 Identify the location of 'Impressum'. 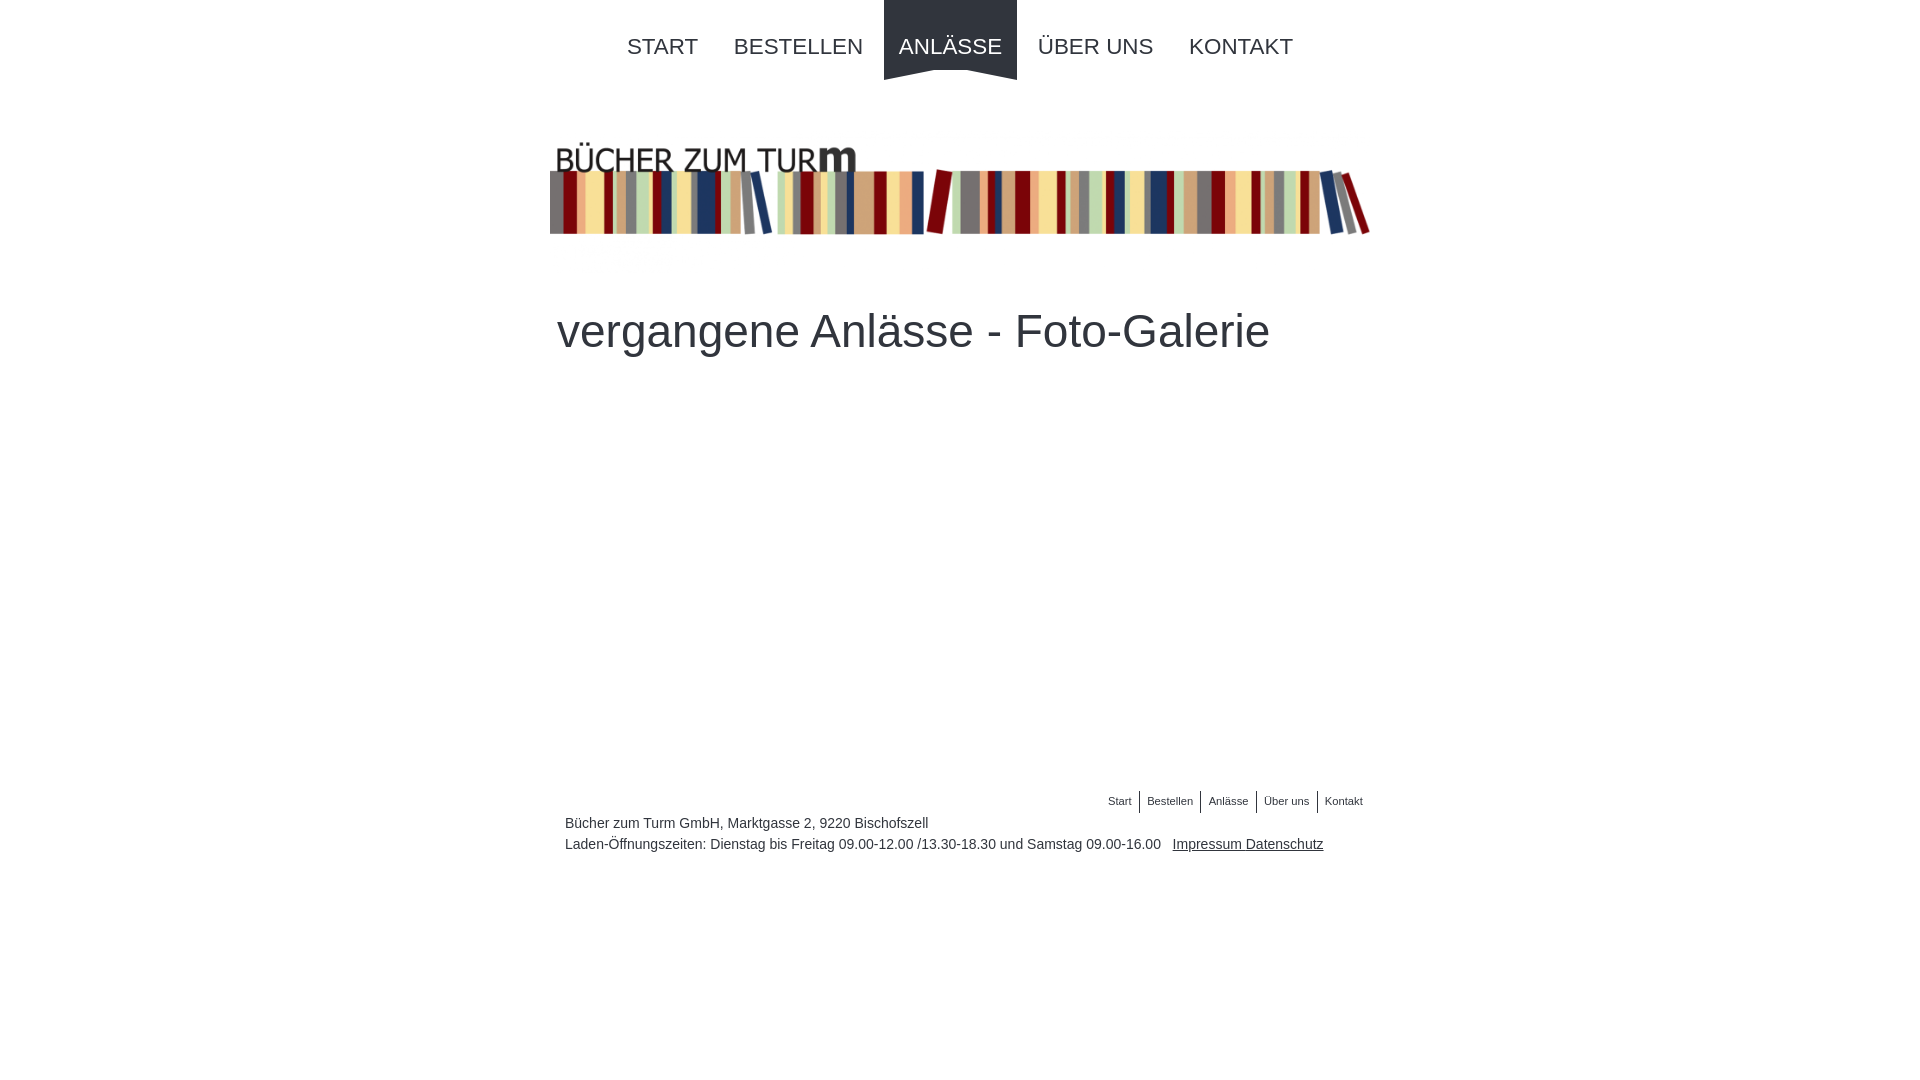
(1208, 844).